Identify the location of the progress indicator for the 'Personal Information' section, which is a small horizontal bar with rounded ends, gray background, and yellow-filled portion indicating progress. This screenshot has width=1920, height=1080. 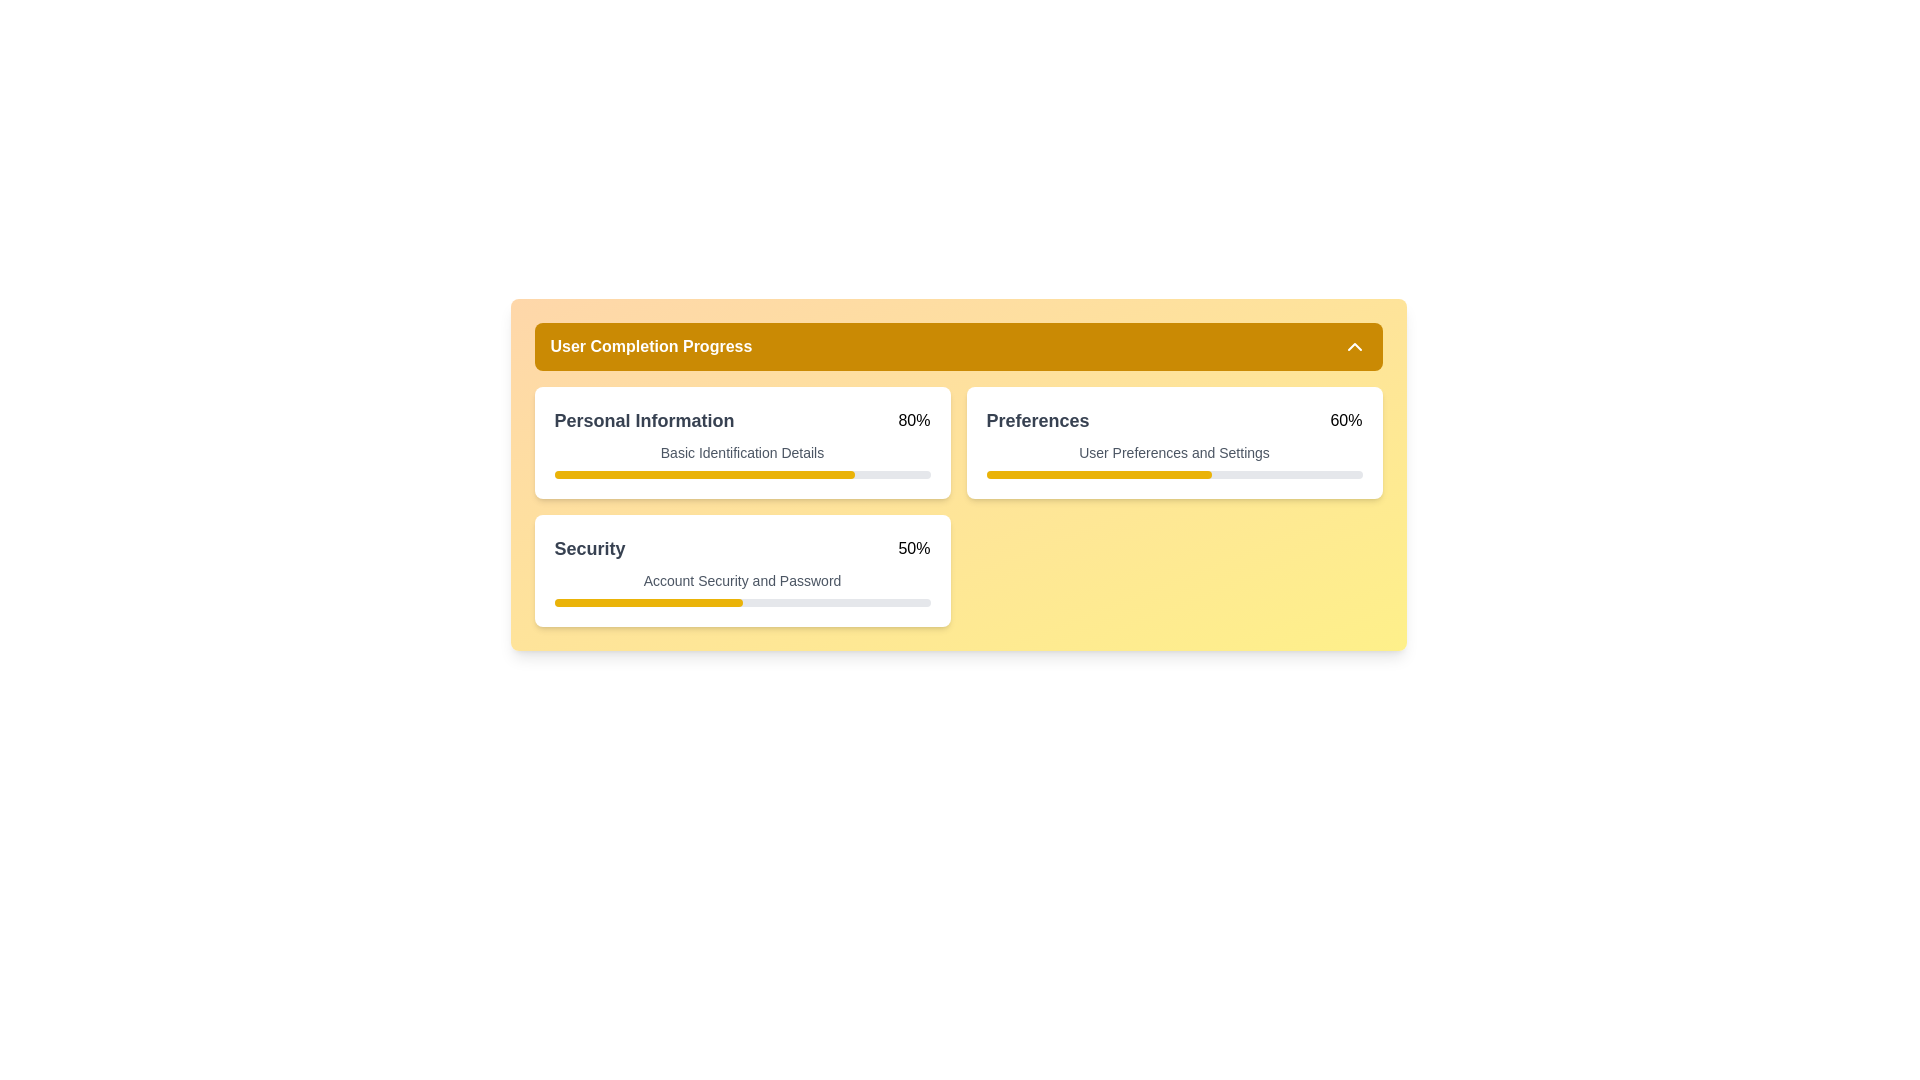
(741, 474).